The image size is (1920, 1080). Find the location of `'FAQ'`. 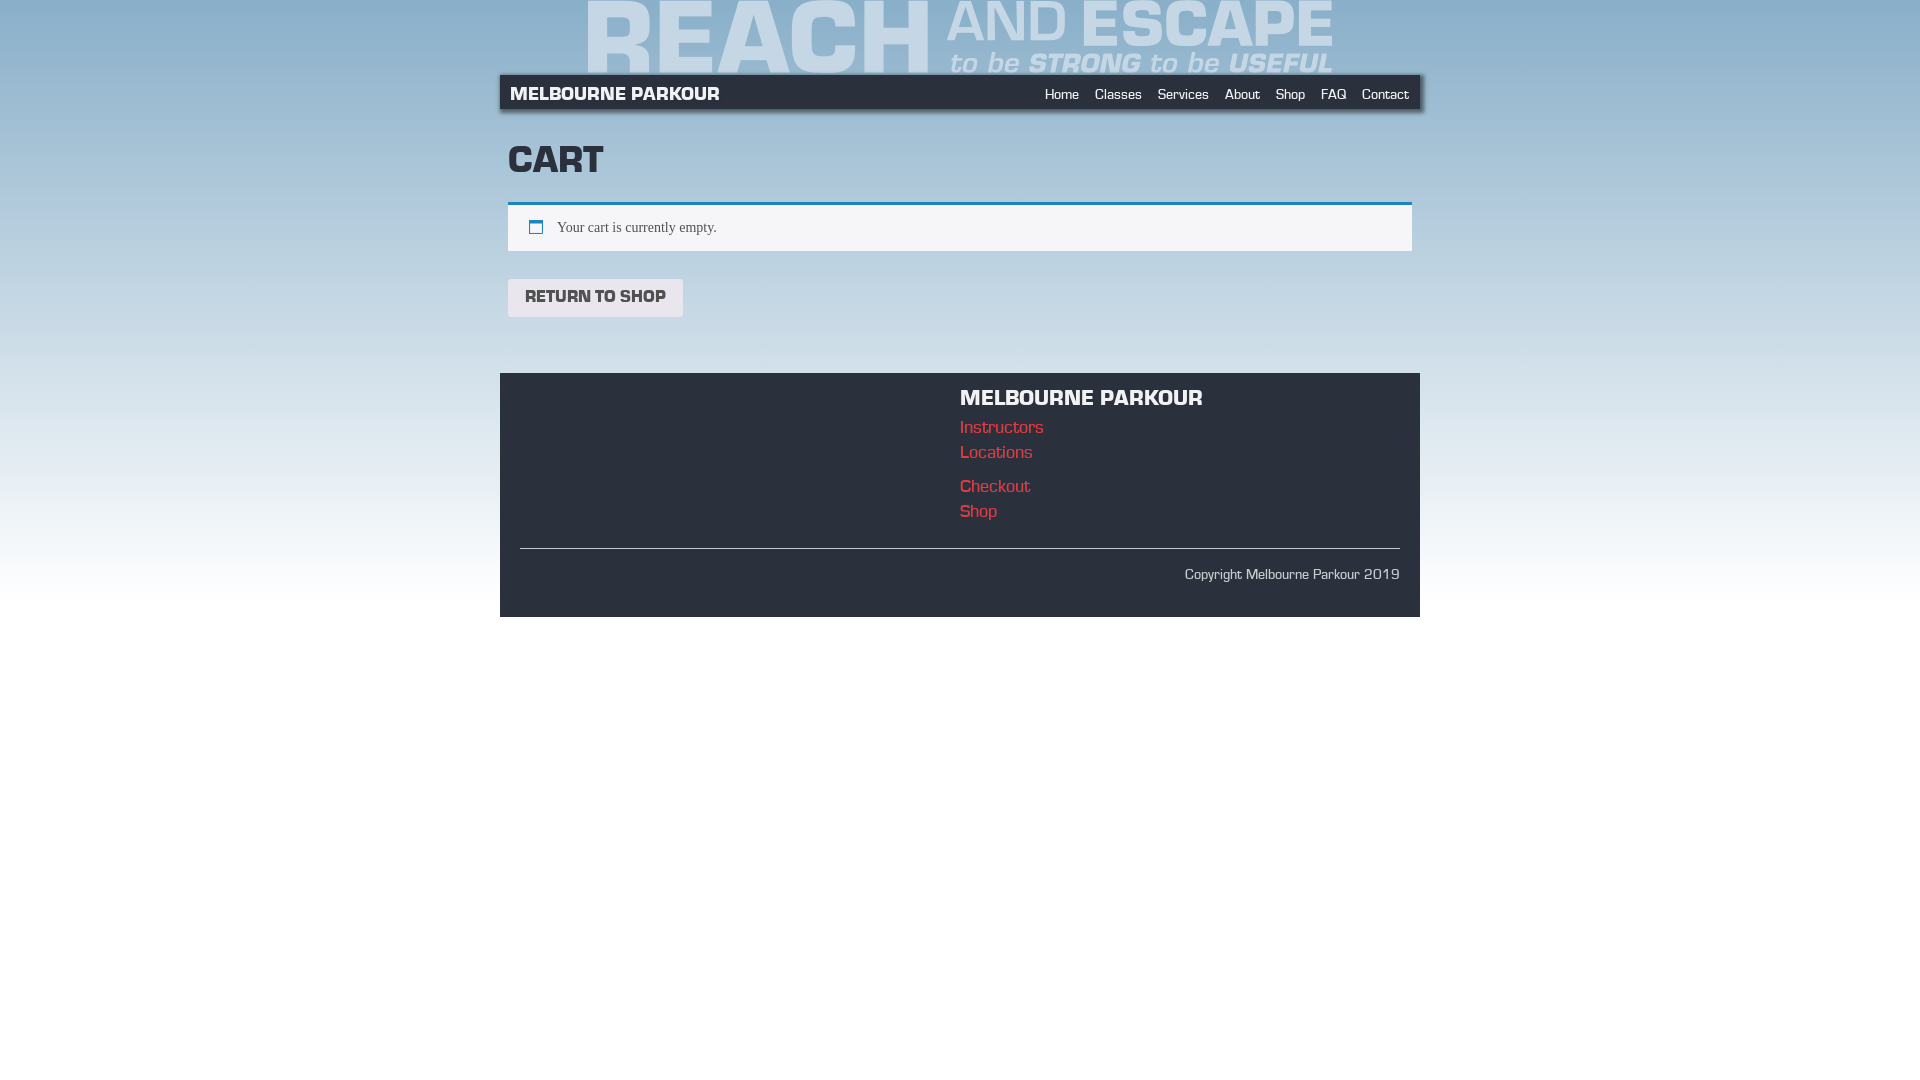

'FAQ' is located at coordinates (1313, 95).